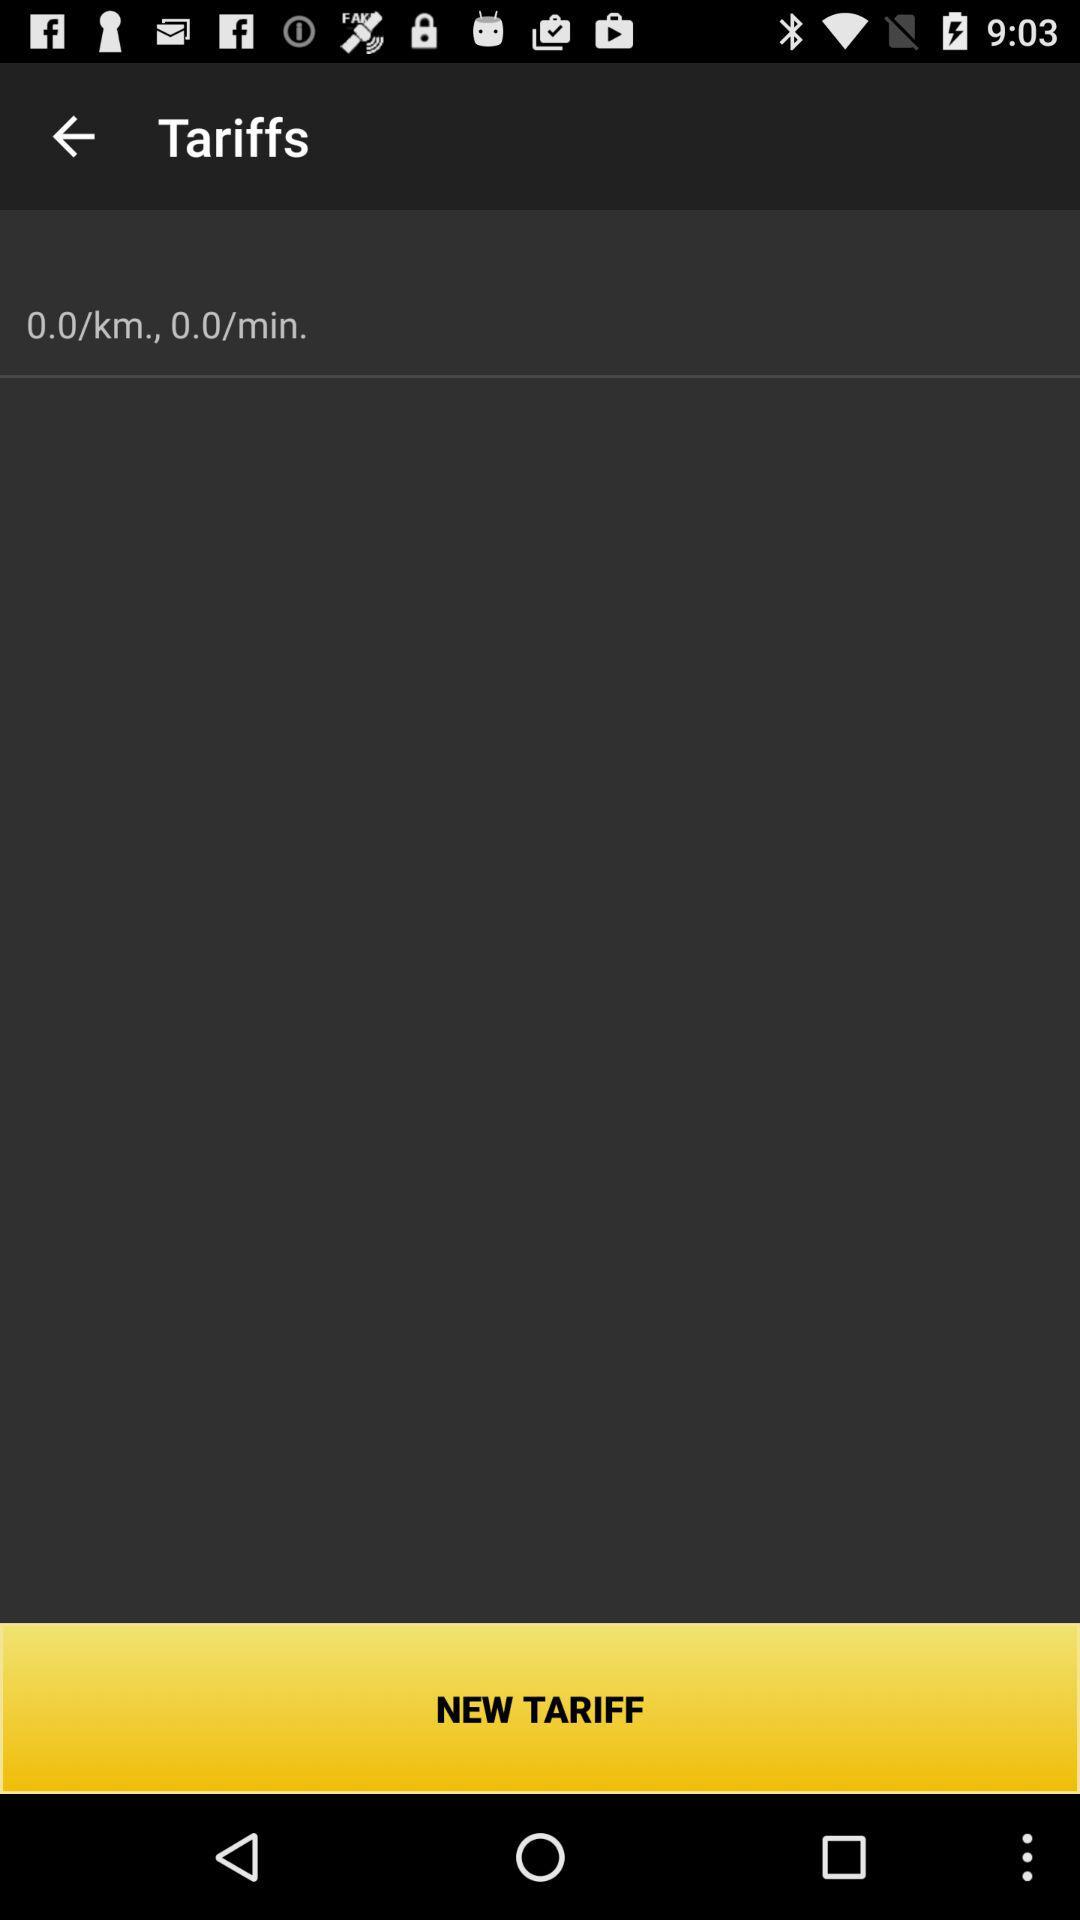  Describe the element at coordinates (540, 1707) in the screenshot. I see `the item at the bottom` at that location.